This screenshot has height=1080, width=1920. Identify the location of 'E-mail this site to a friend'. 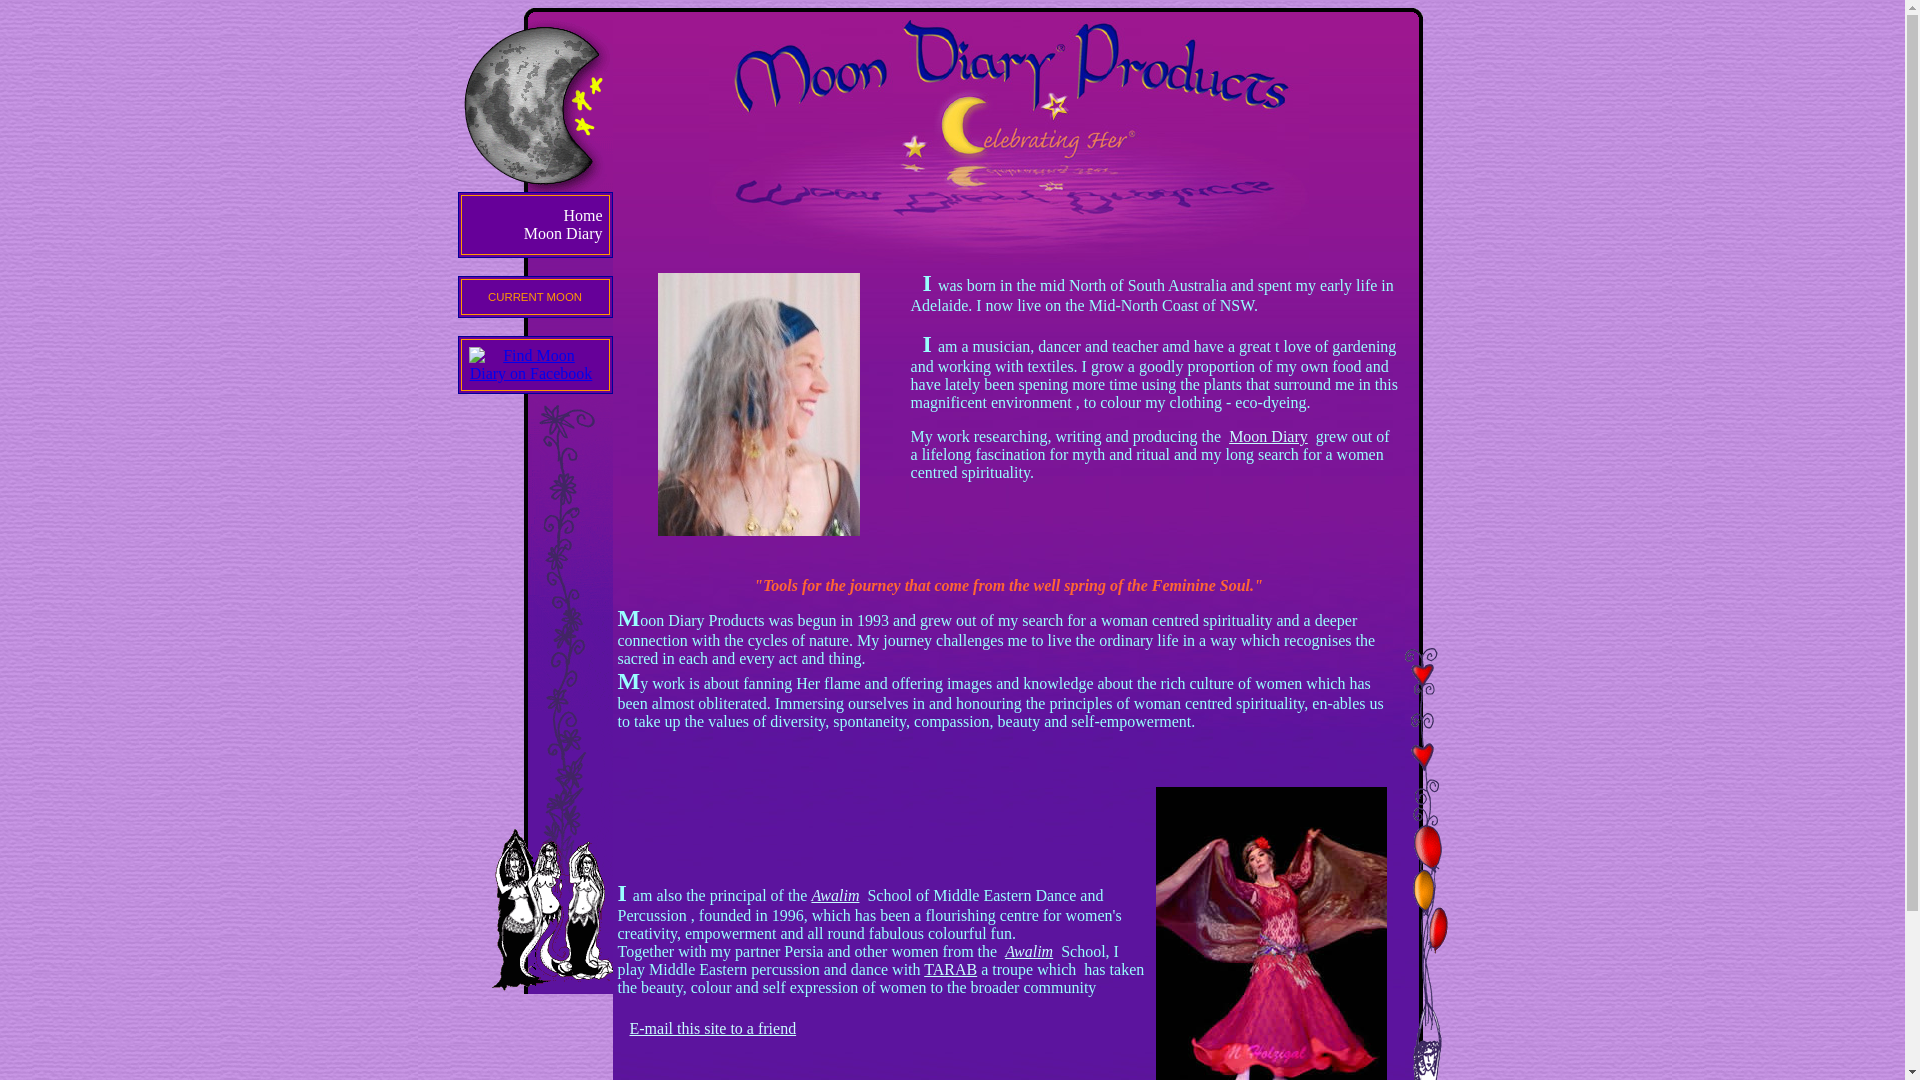
(628, 1028).